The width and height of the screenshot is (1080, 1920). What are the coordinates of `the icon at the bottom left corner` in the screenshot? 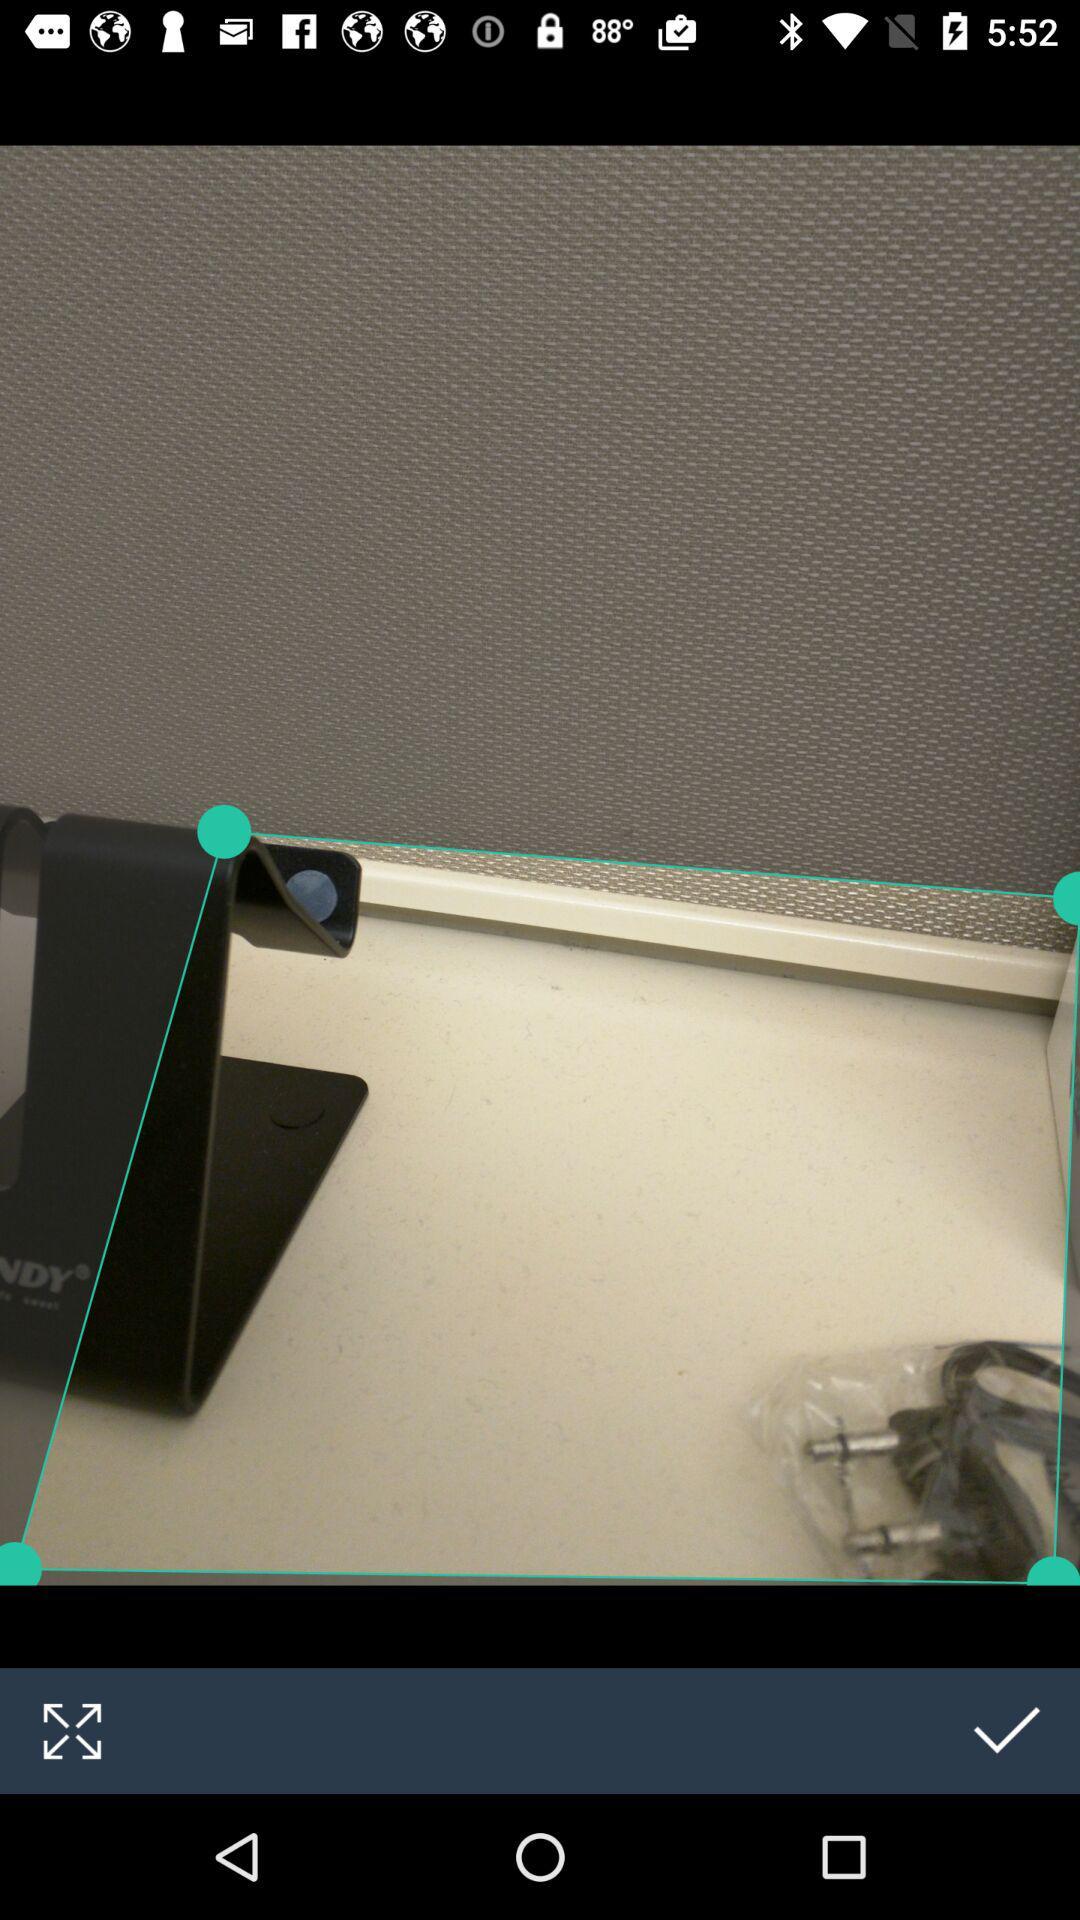 It's located at (71, 1730).